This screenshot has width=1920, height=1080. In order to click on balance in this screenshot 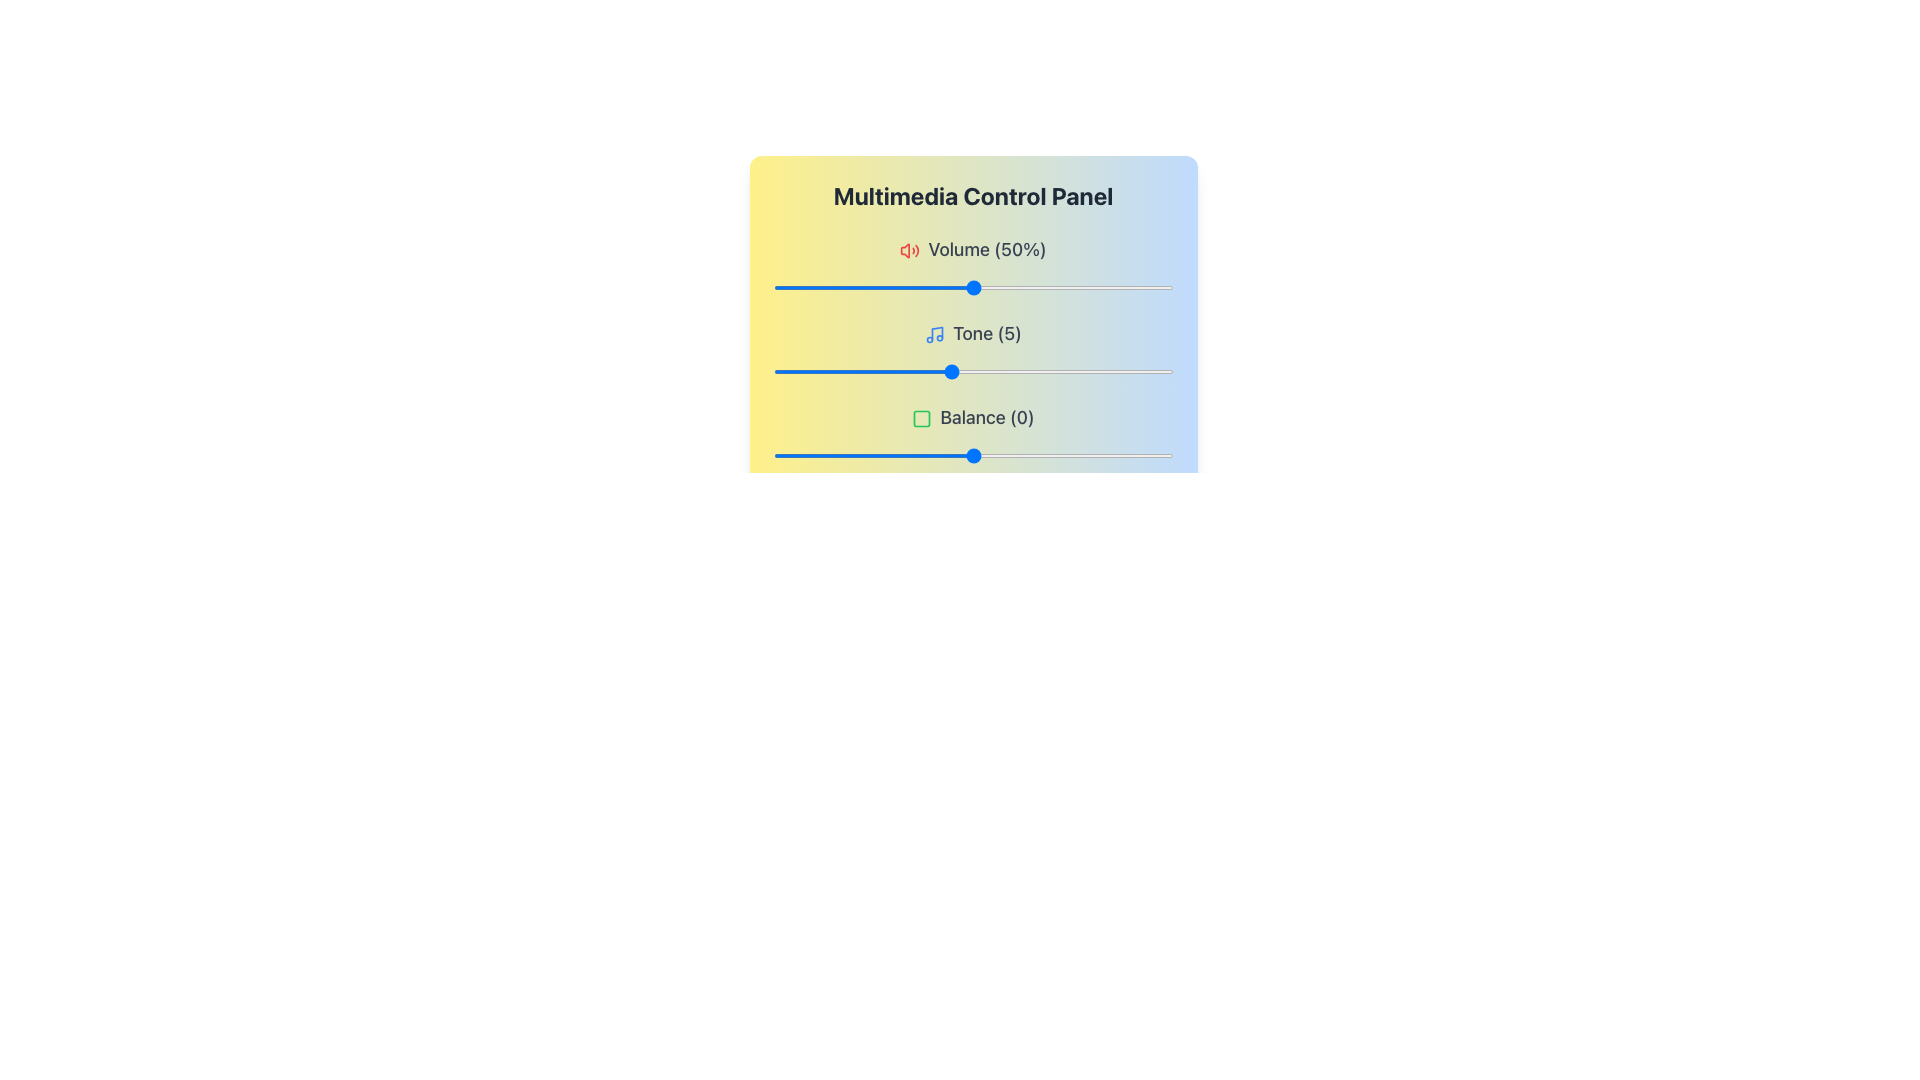, I will do `click(1133, 455)`.